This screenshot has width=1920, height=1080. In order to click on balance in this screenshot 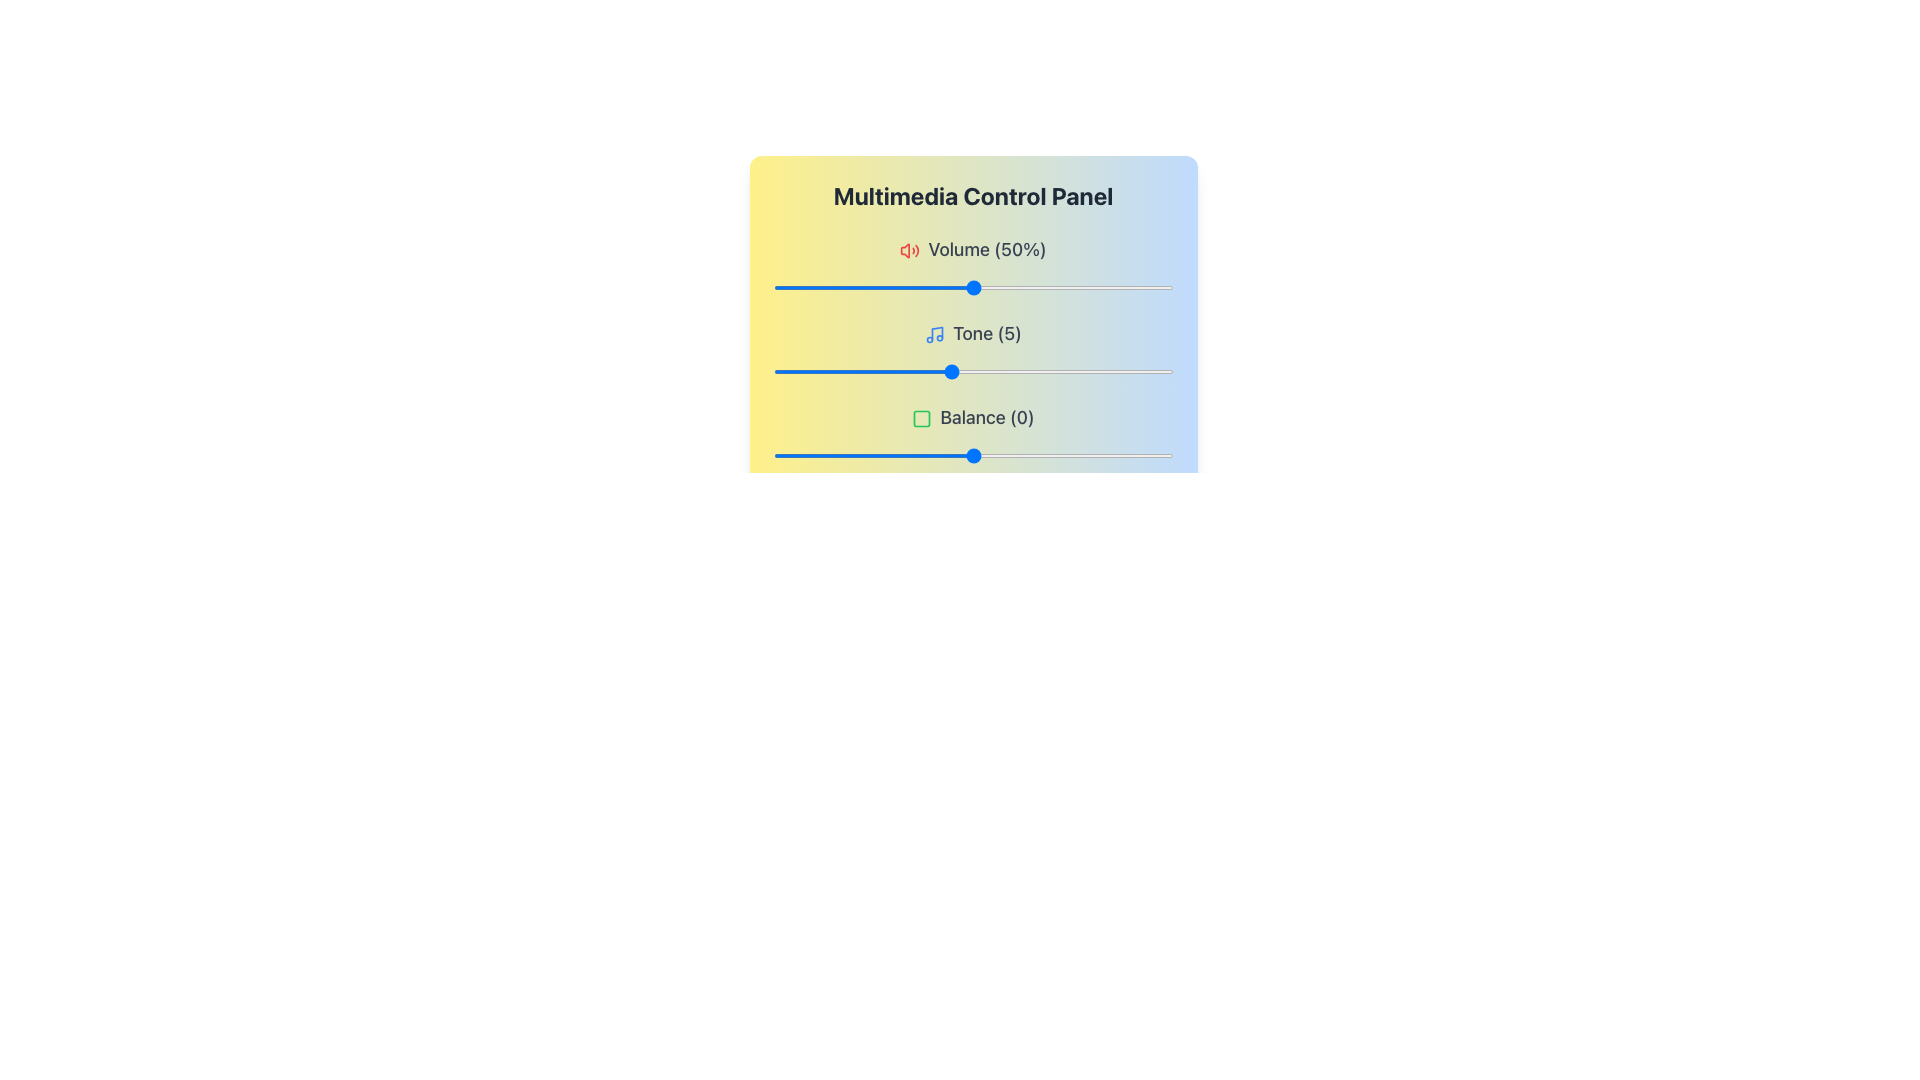, I will do `click(1133, 455)`.